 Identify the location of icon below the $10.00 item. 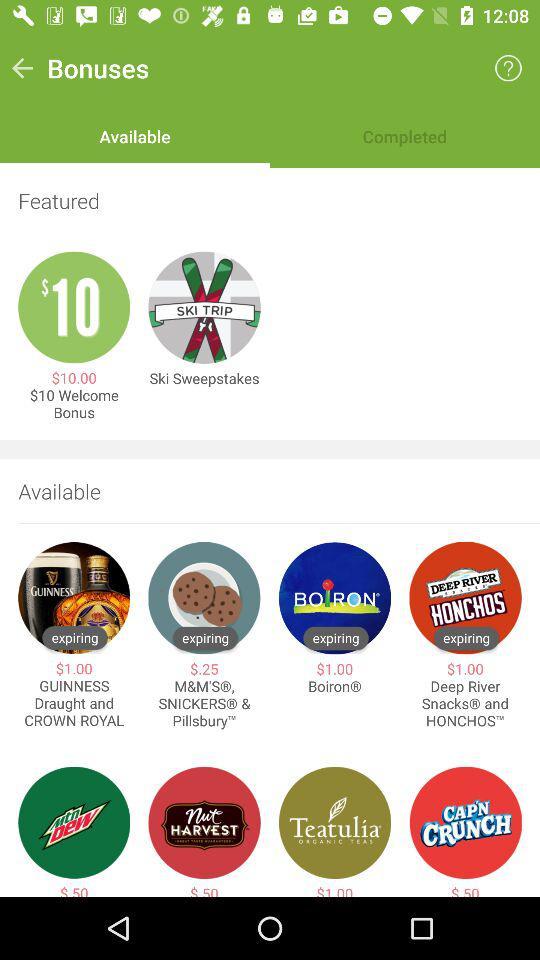
(73, 403).